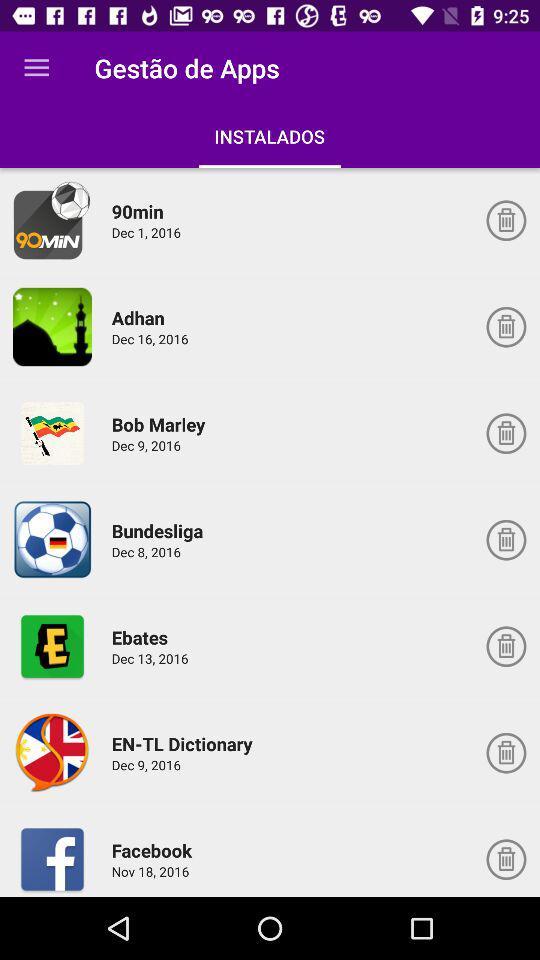 The height and width of the screenshot is (960, 540). Describe the element at coordinates (505, 645) in the screenshot. I see `delete ebates` at that location.